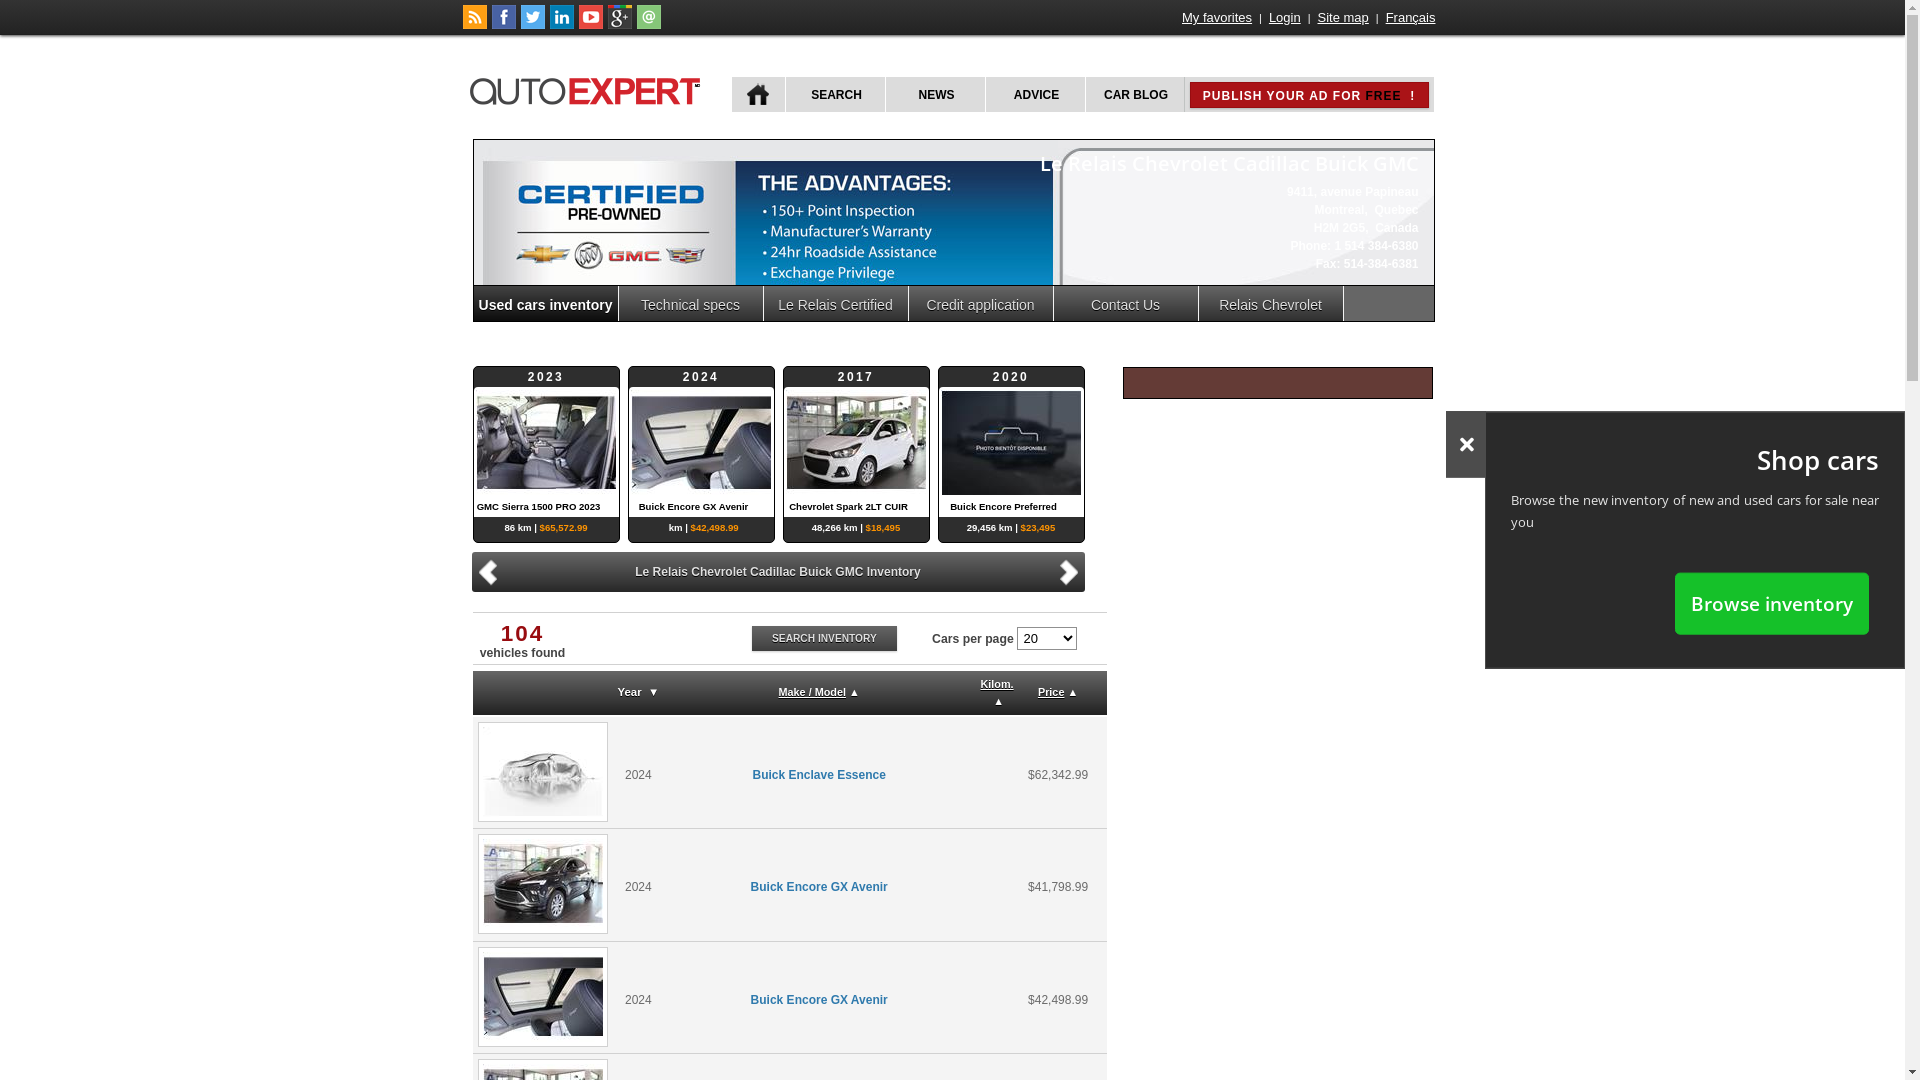 This screenshot has width=1920, height=1080. Describe the element at coordinates (1050, 691) in the screenshot. I see `'Price'` at that location.